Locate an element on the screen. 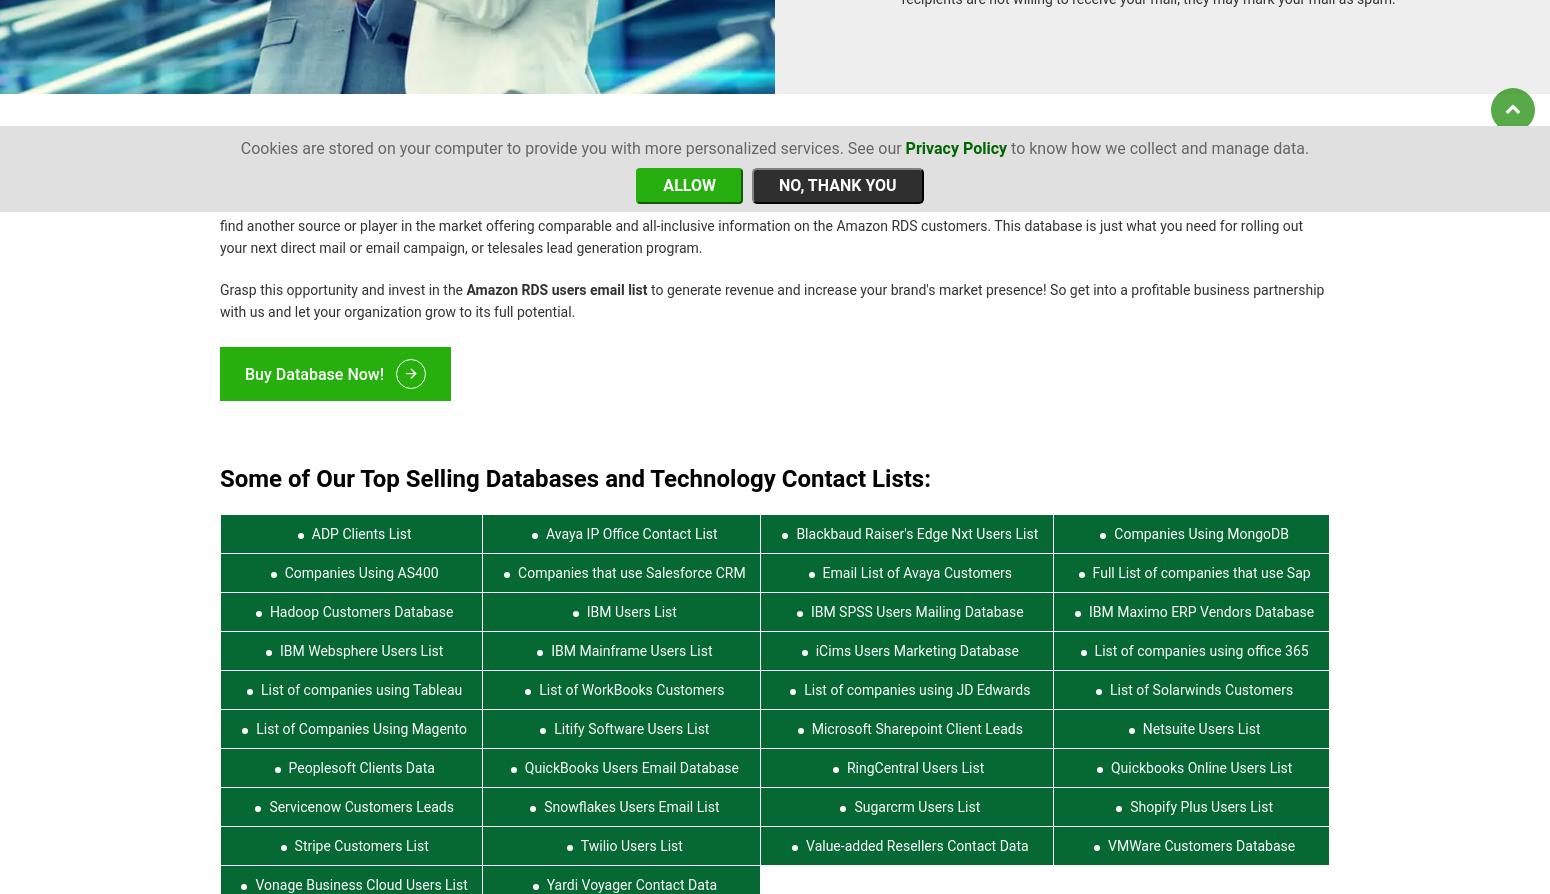 This screenshot has height=894, width=1550. 'Grasp this opportunity and invest in the' is located at coordinates (218, 277).